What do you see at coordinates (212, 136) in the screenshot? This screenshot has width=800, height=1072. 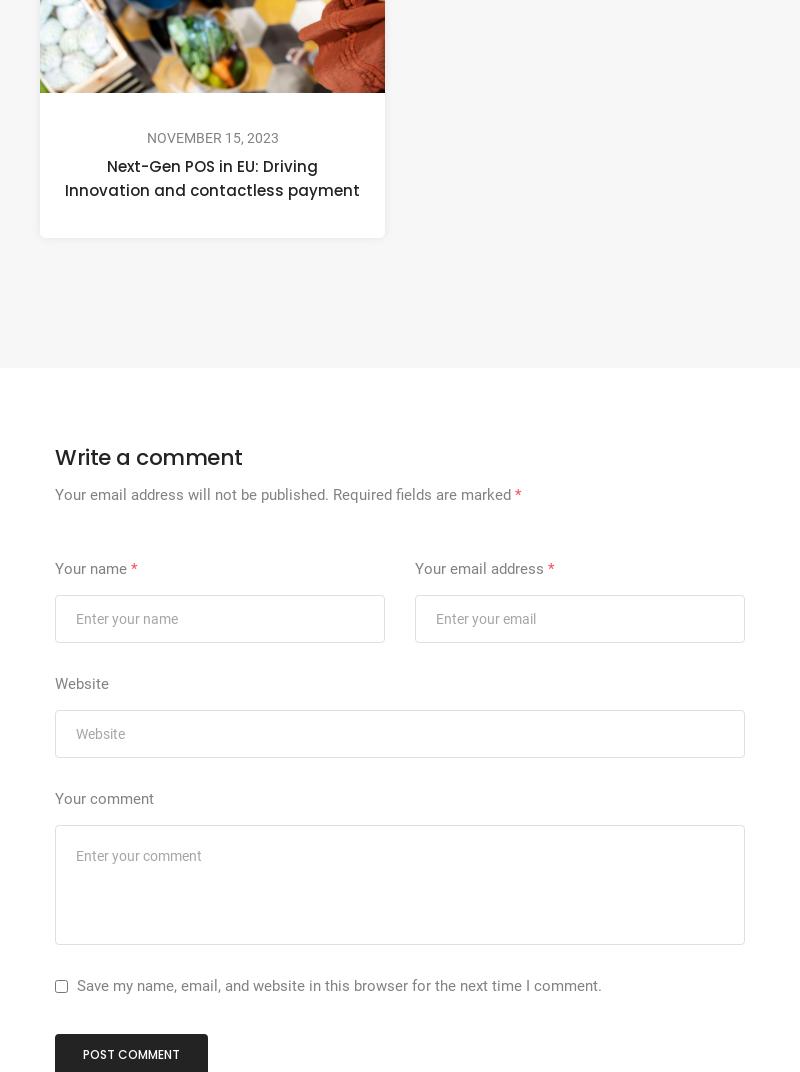 I see `'November 15, 2023'` at bounding box center [212, 136].